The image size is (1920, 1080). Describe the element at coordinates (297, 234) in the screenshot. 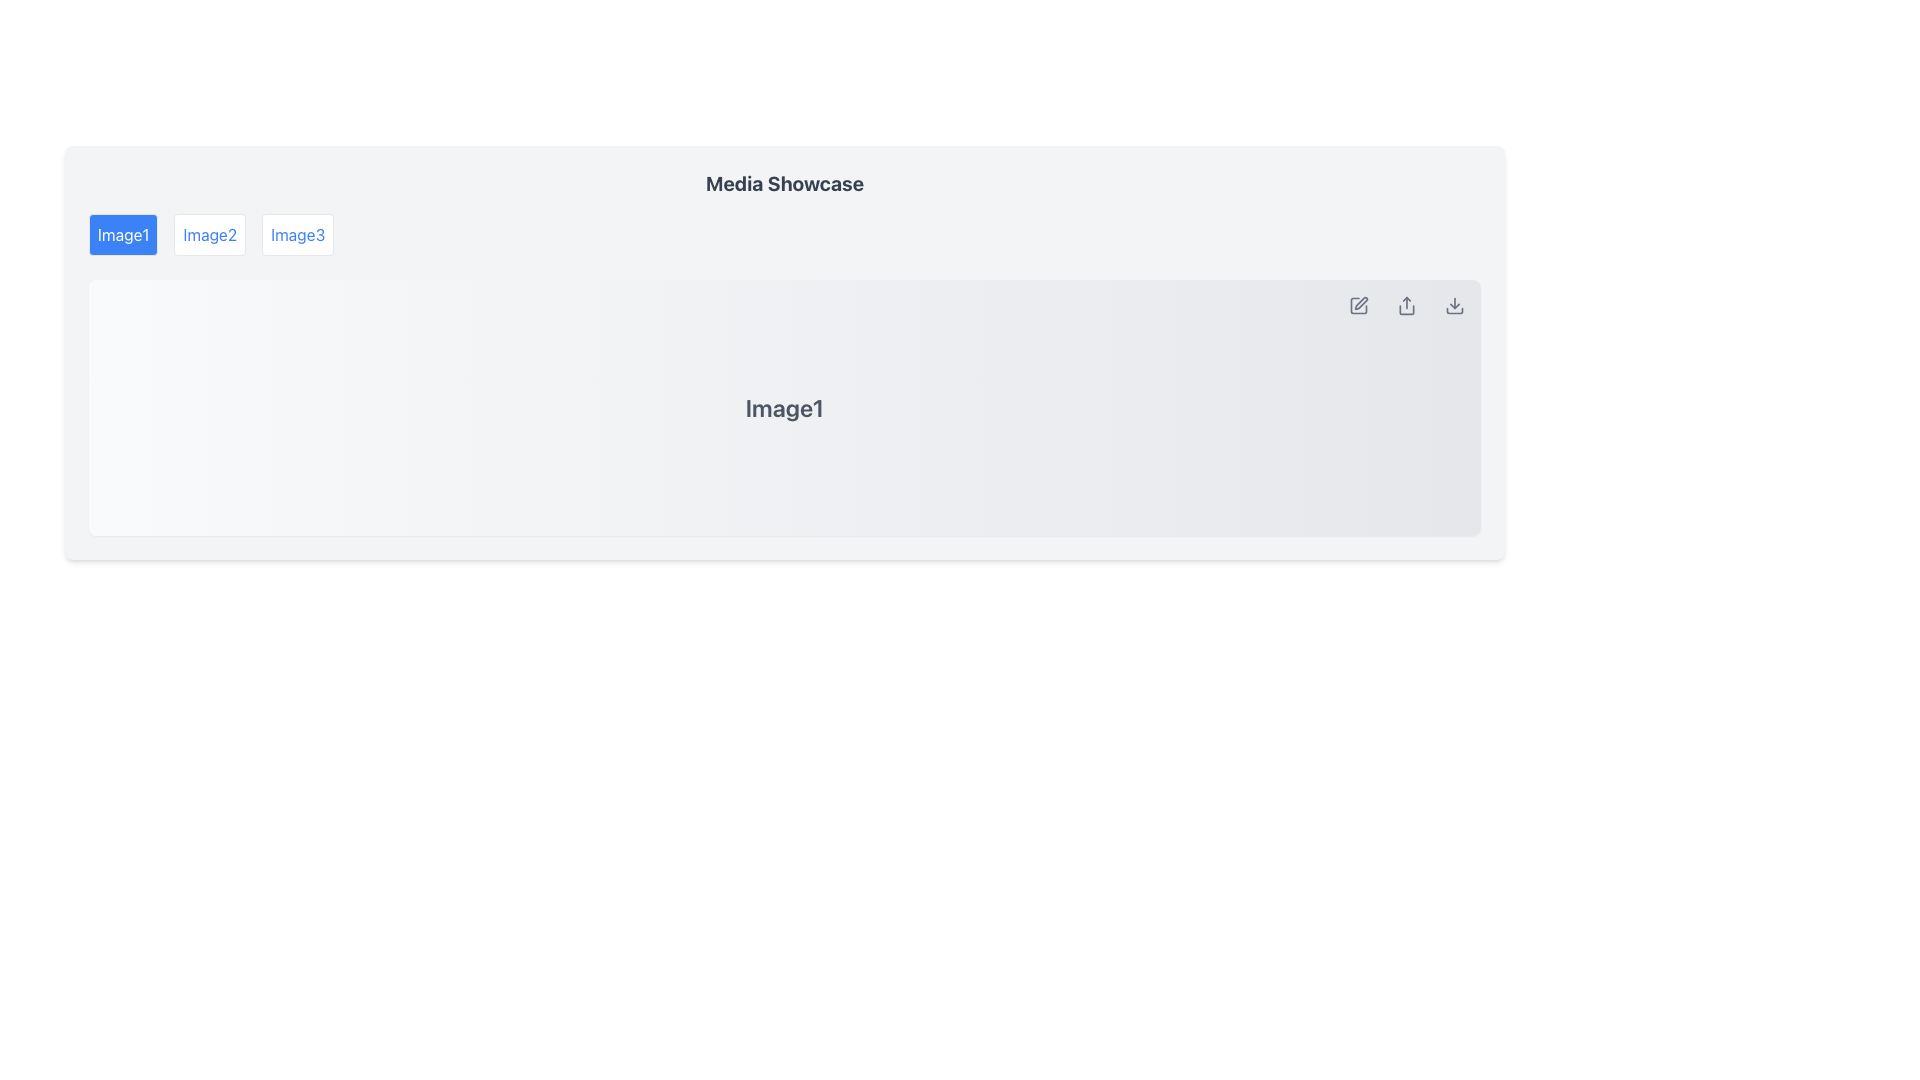

I see `the 'Image3' button, which is styled with a blue text on a white background and is the third button in a horizontal group below the 'Media Showcase' heading` at that location.